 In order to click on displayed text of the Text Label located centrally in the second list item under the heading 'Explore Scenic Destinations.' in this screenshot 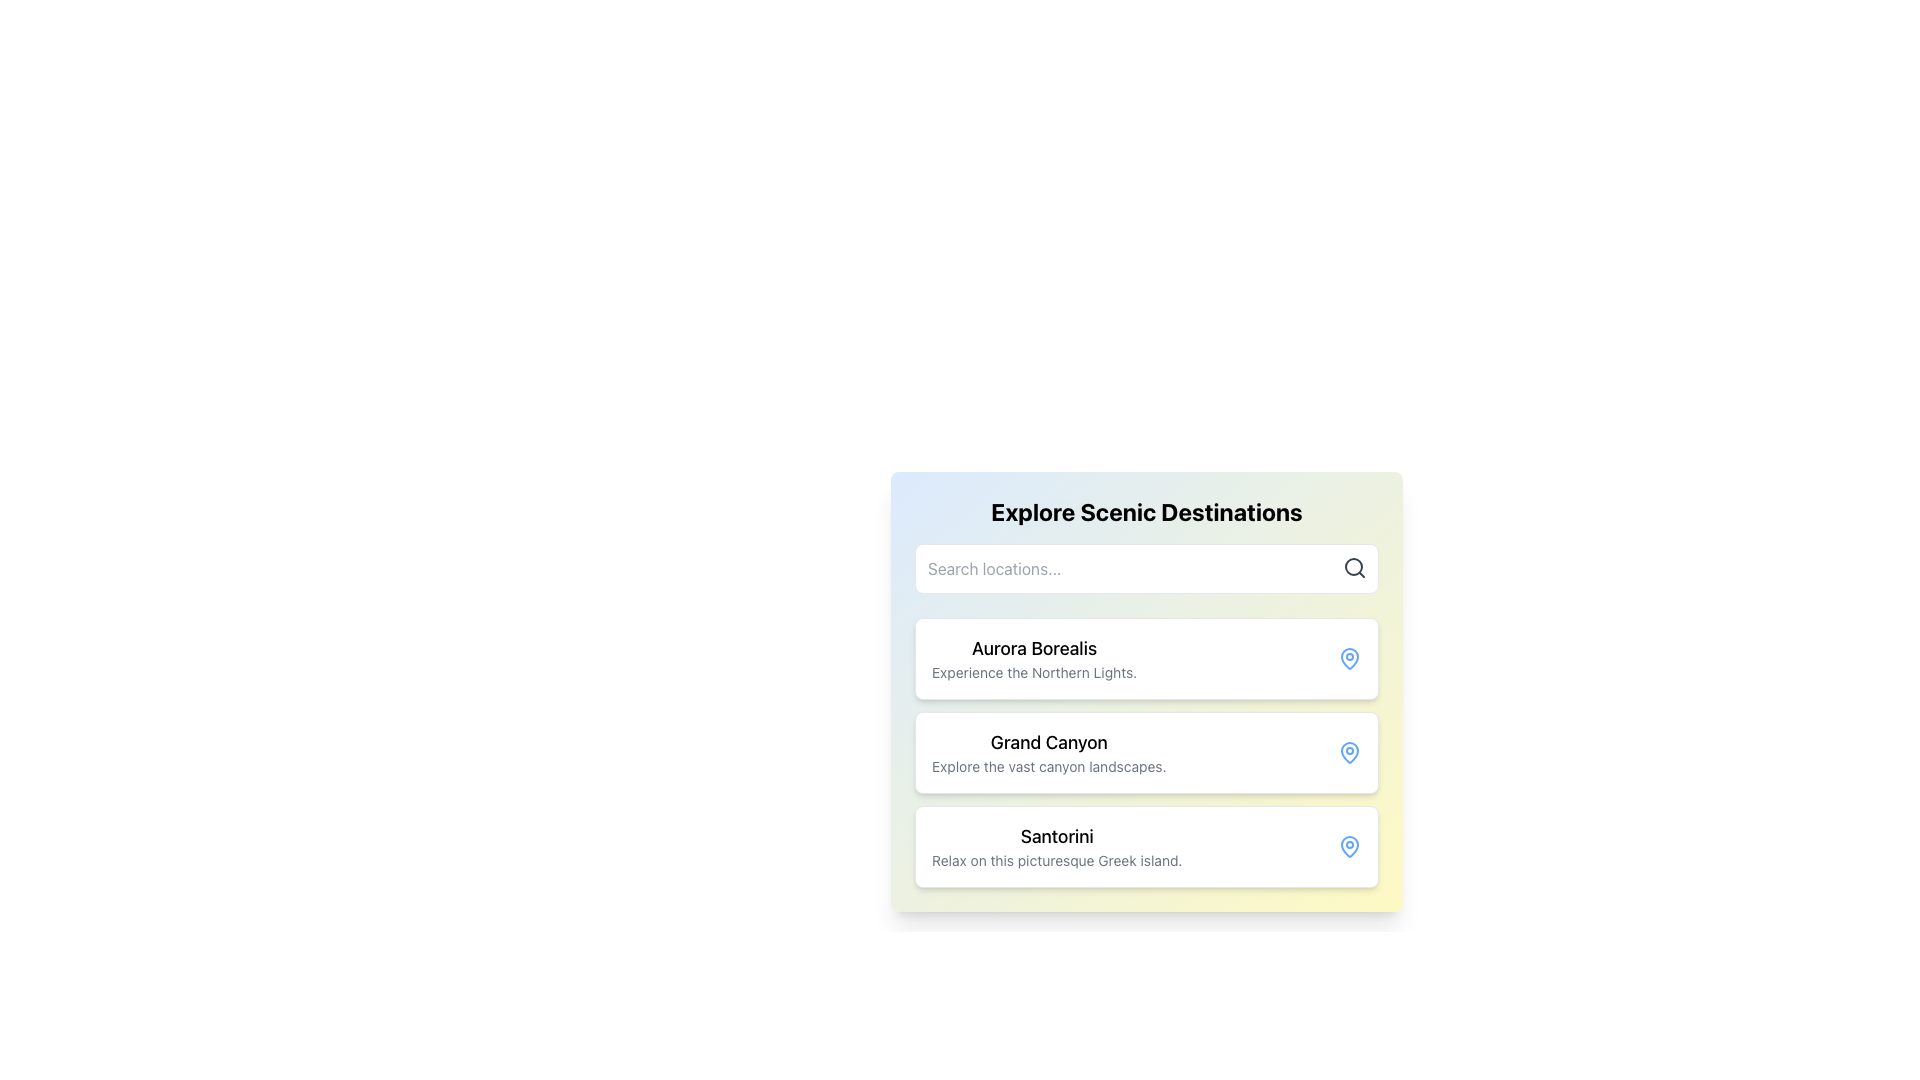, I will do `click(1048, 743)`.